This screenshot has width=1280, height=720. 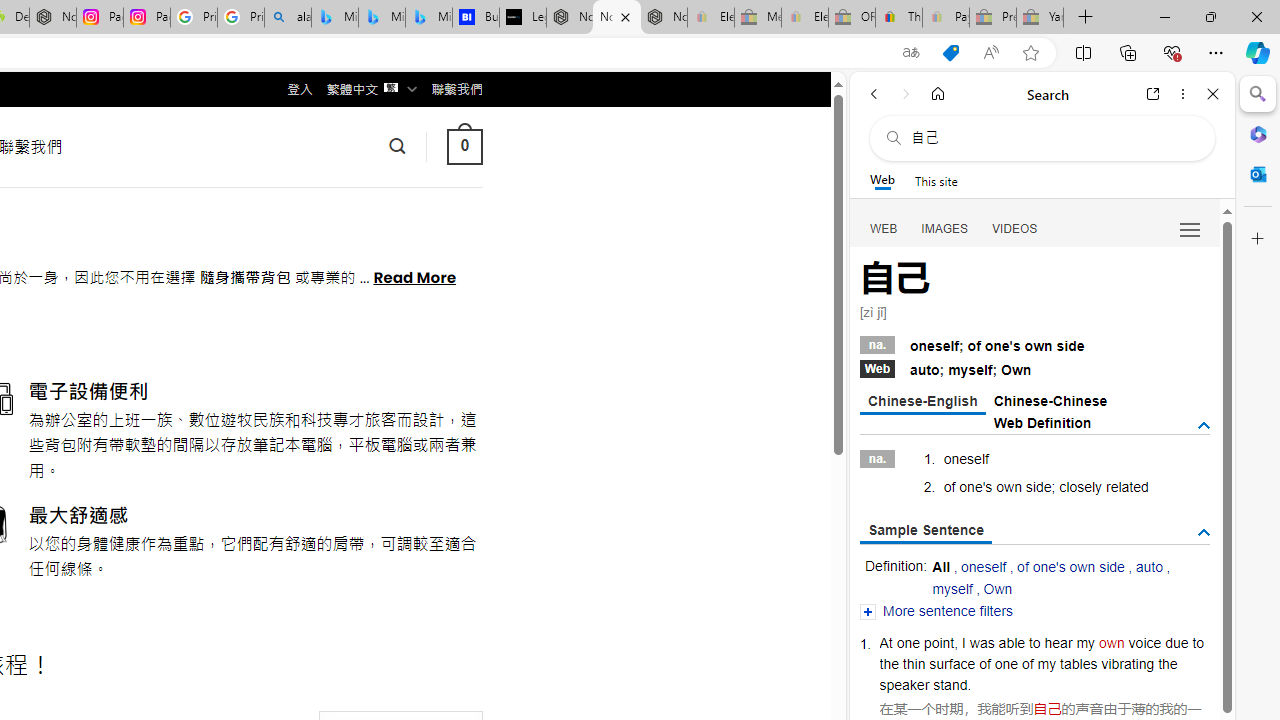 What do you see at coordinates (1202, 424) in the screenshot?
I see `'AutomationID: tgdef'` at bounding box center [1202, 424].